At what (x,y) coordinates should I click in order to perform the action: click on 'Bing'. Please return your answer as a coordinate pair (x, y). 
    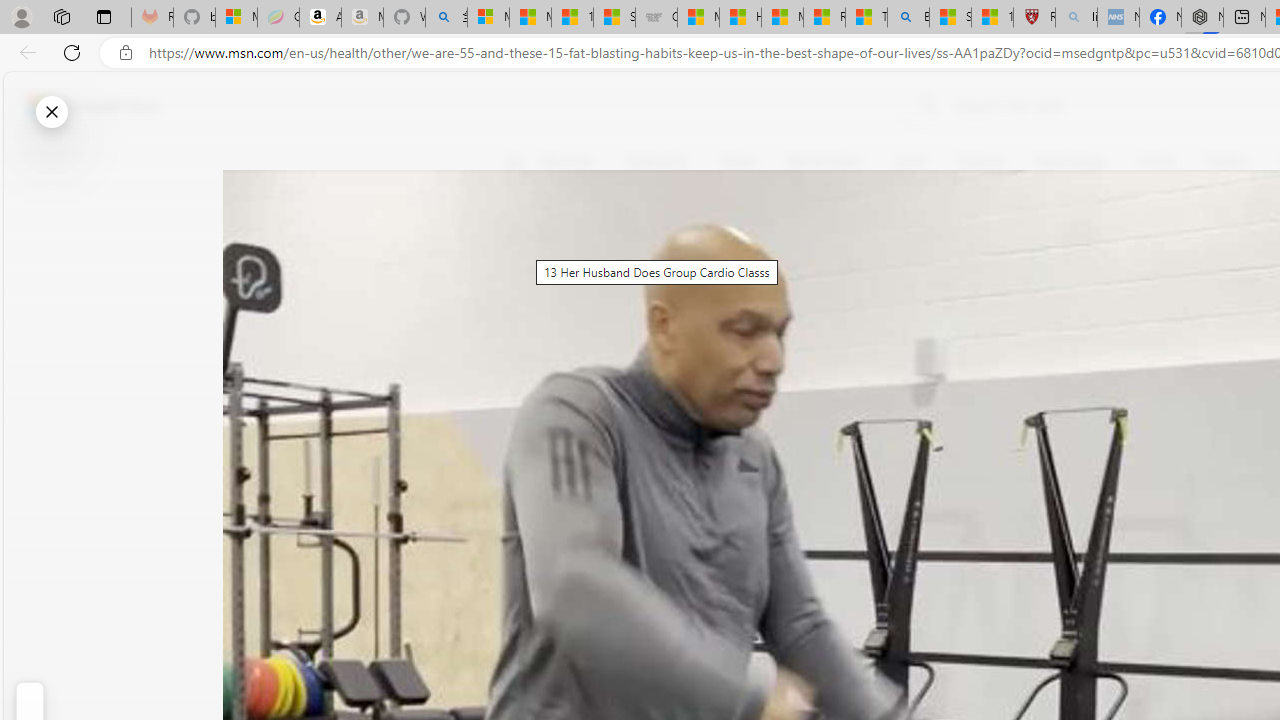
    Looking at the image, I should click on (907, 17).